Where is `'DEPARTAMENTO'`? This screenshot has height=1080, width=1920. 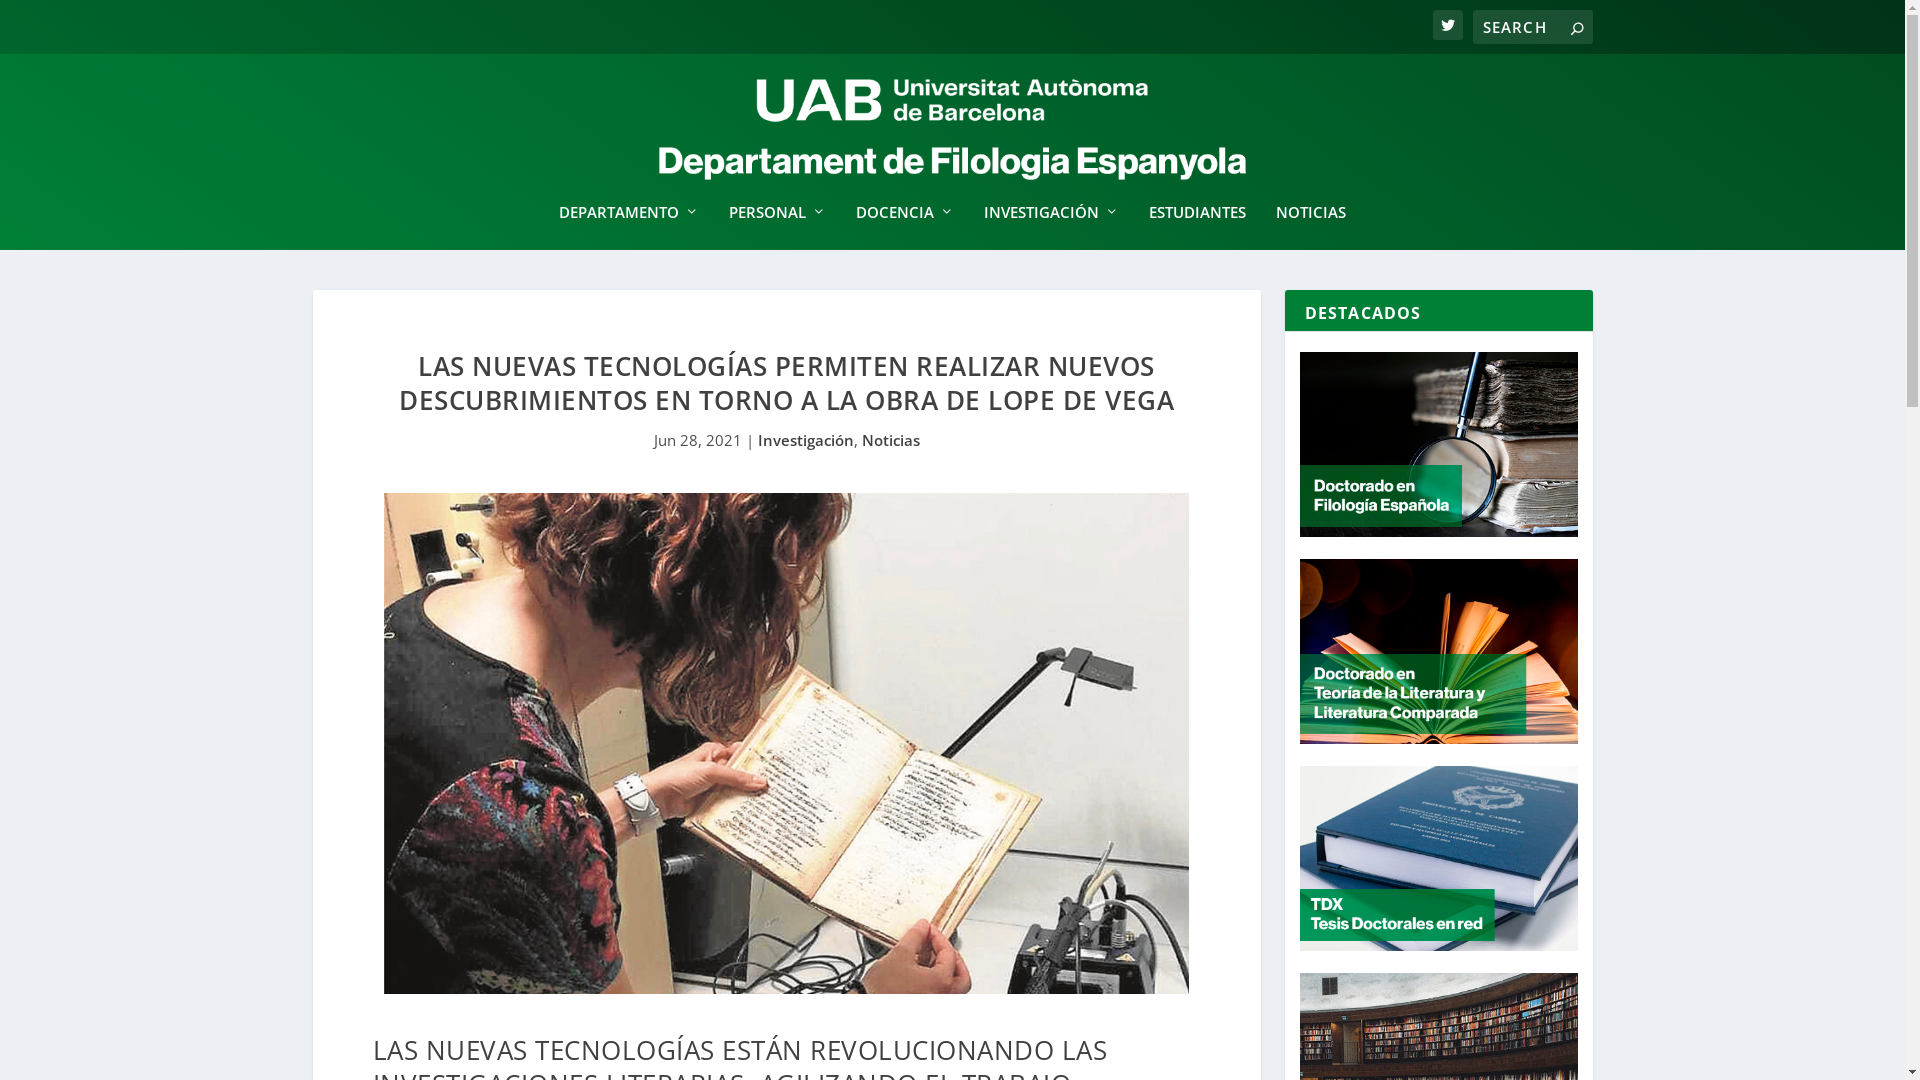
'DEPARTAMENTO' is located at coordinates (627, 226).